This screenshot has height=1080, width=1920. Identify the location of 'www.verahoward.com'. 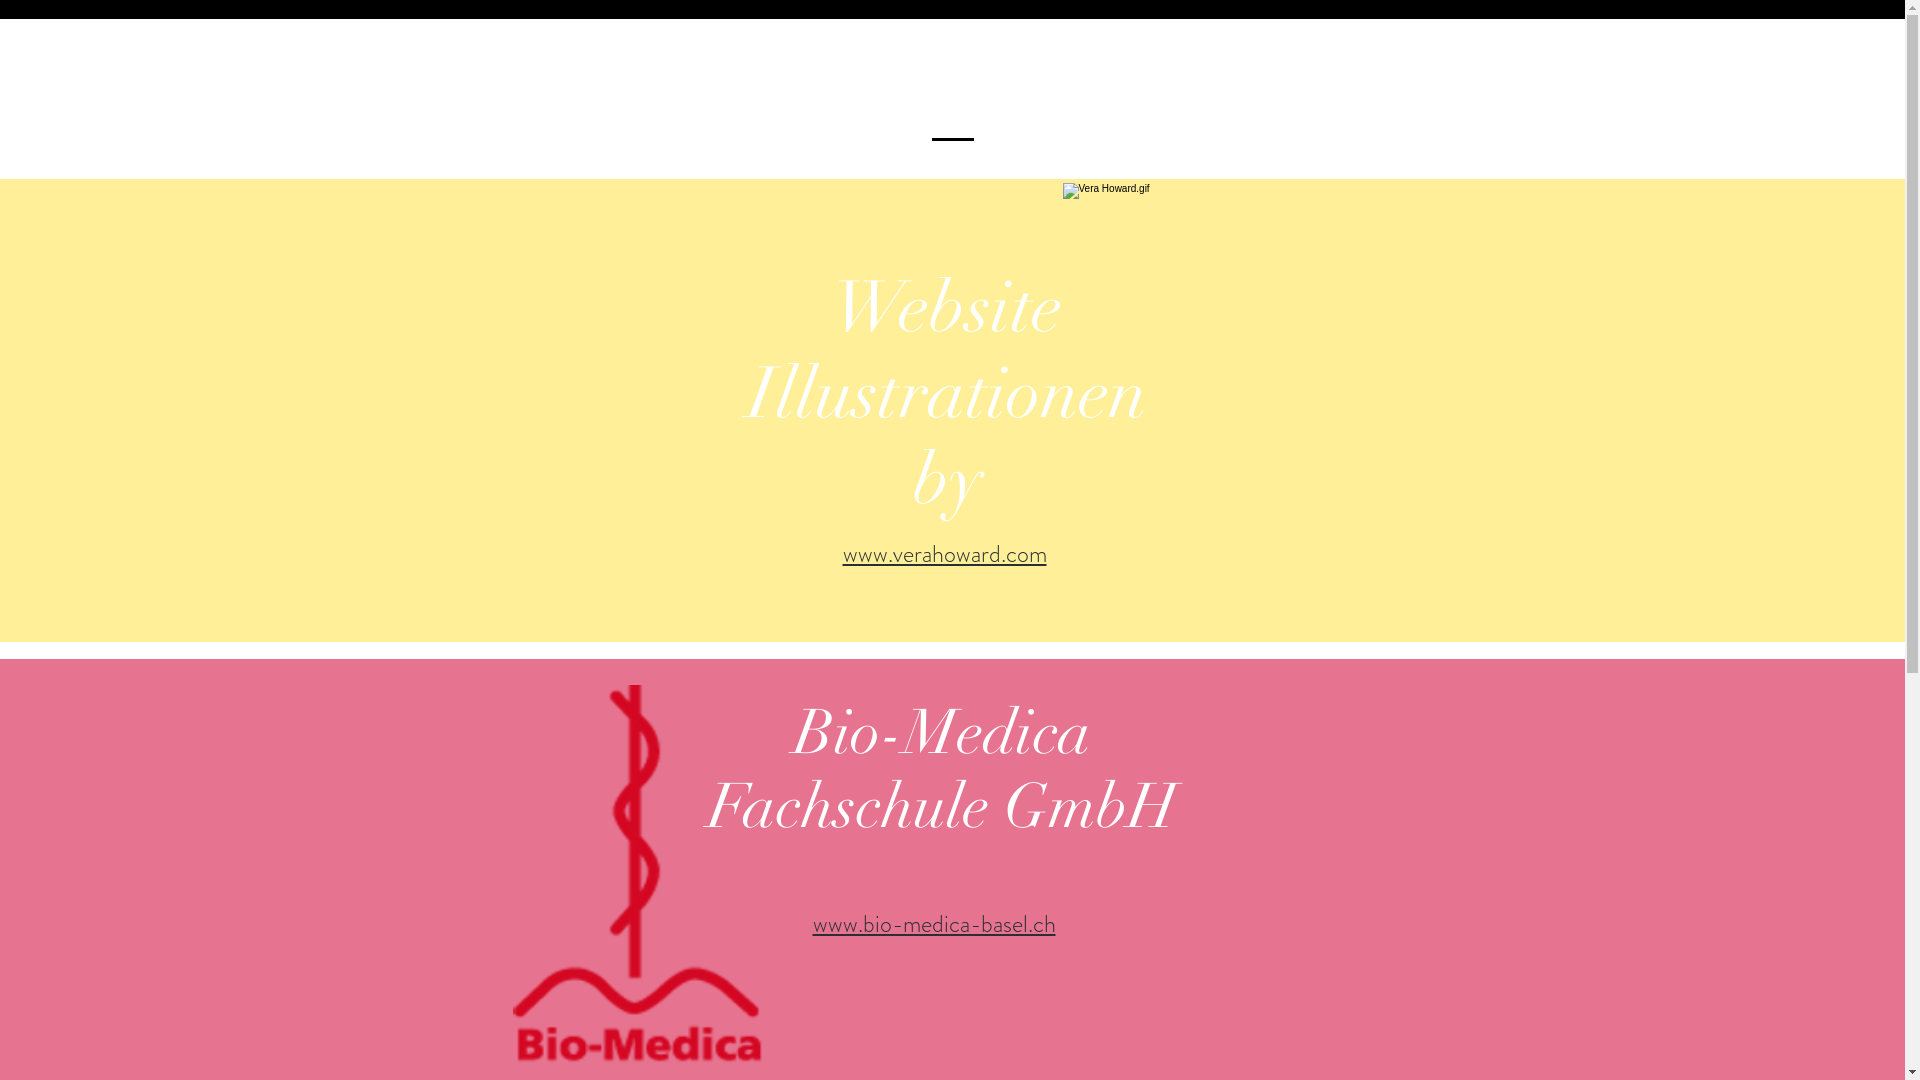
(943, 554).